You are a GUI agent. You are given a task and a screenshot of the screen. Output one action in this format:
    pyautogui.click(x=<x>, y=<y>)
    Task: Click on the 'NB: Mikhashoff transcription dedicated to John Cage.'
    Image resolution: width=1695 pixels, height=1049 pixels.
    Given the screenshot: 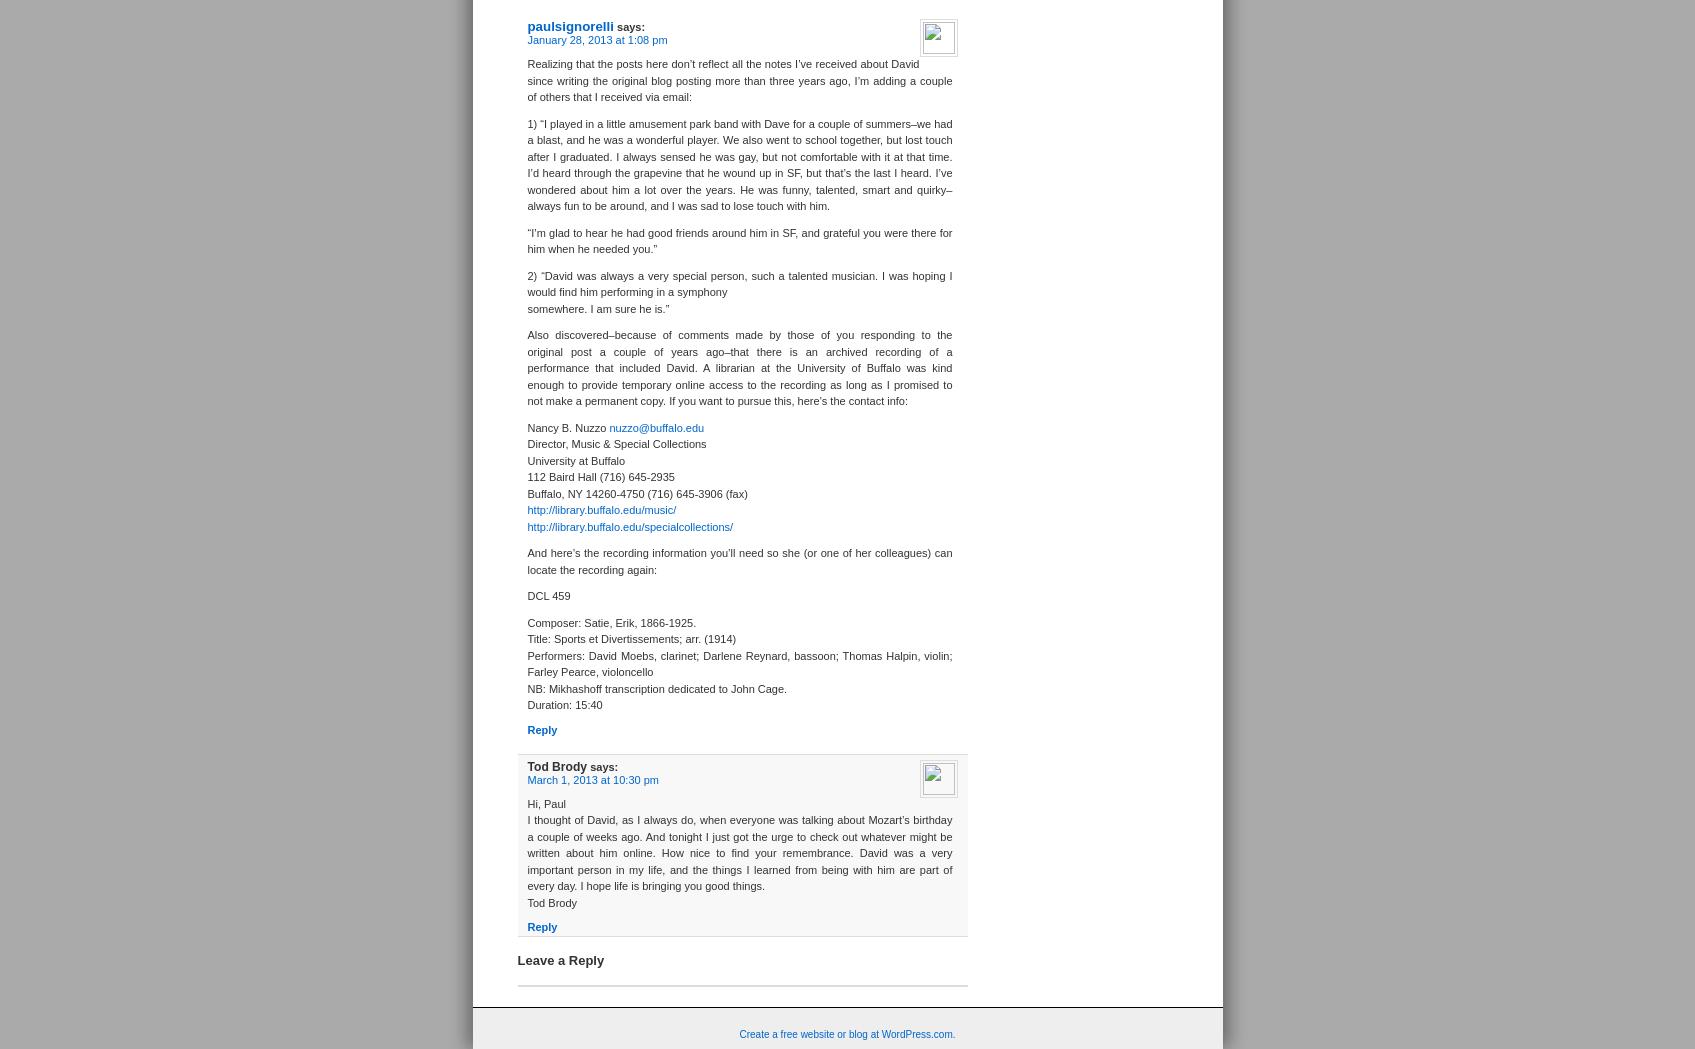 What is the action you would take?
    pyautogui.click(x=656, y=688)
    